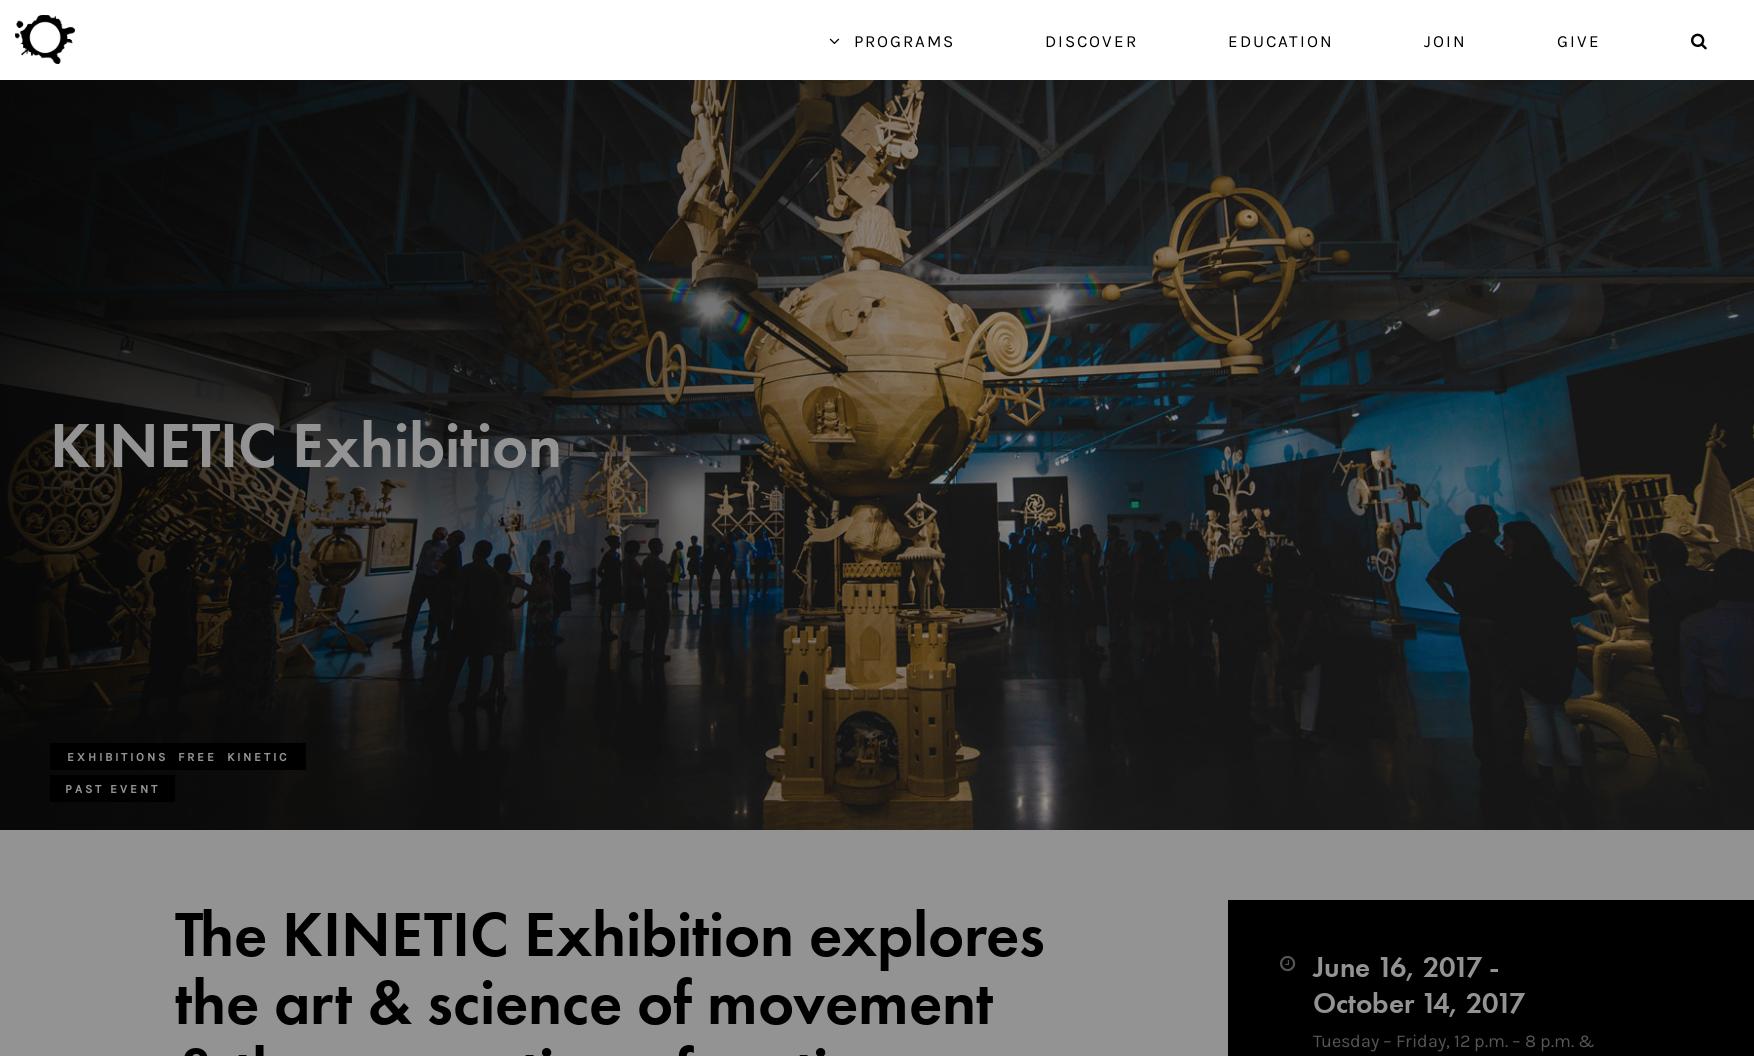 This screenshot has width=1754, height=1056. What do you see at coordinates (431, 983) in the screenshot?
I see `'Delve deeply into topical explorations with our seasons, collections of exhibits, performances, lectures, and educational workshops centered on a central notion.'` at bounding box center [431, 983].